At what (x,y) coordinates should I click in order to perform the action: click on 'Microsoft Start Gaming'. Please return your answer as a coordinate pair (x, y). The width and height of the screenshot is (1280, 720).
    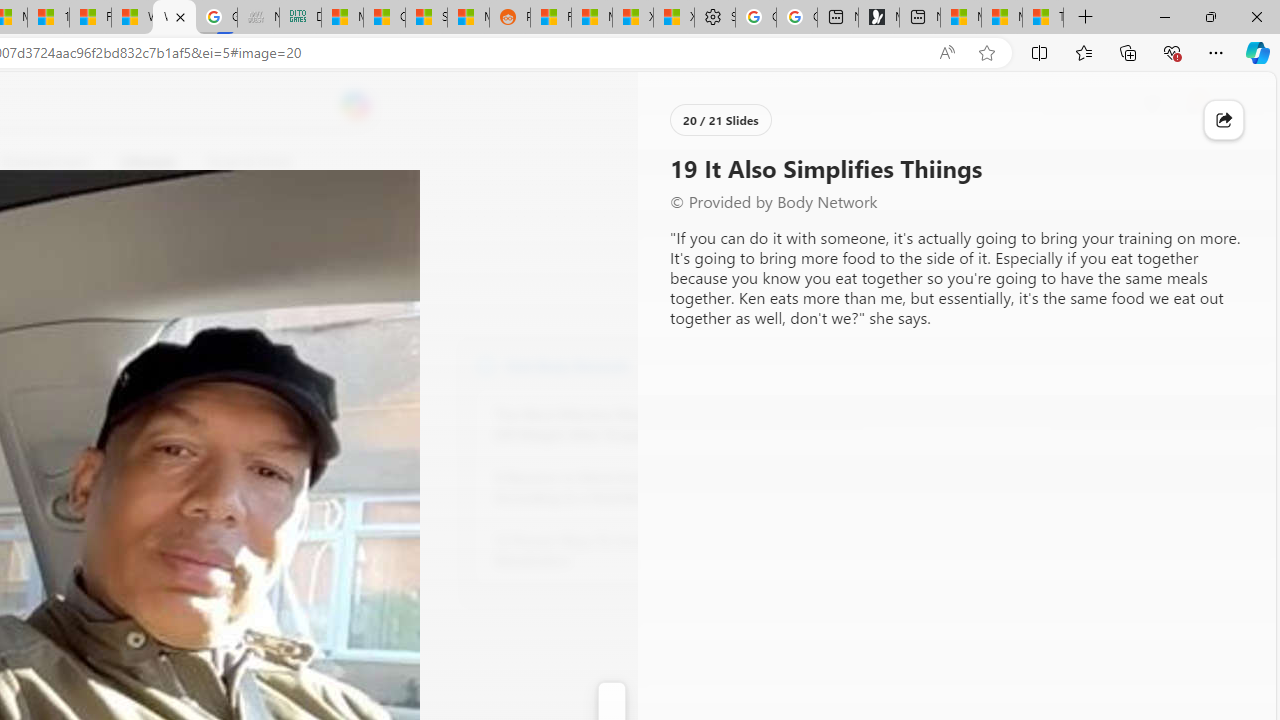
    Looking at the image, I should click on (878, 17).